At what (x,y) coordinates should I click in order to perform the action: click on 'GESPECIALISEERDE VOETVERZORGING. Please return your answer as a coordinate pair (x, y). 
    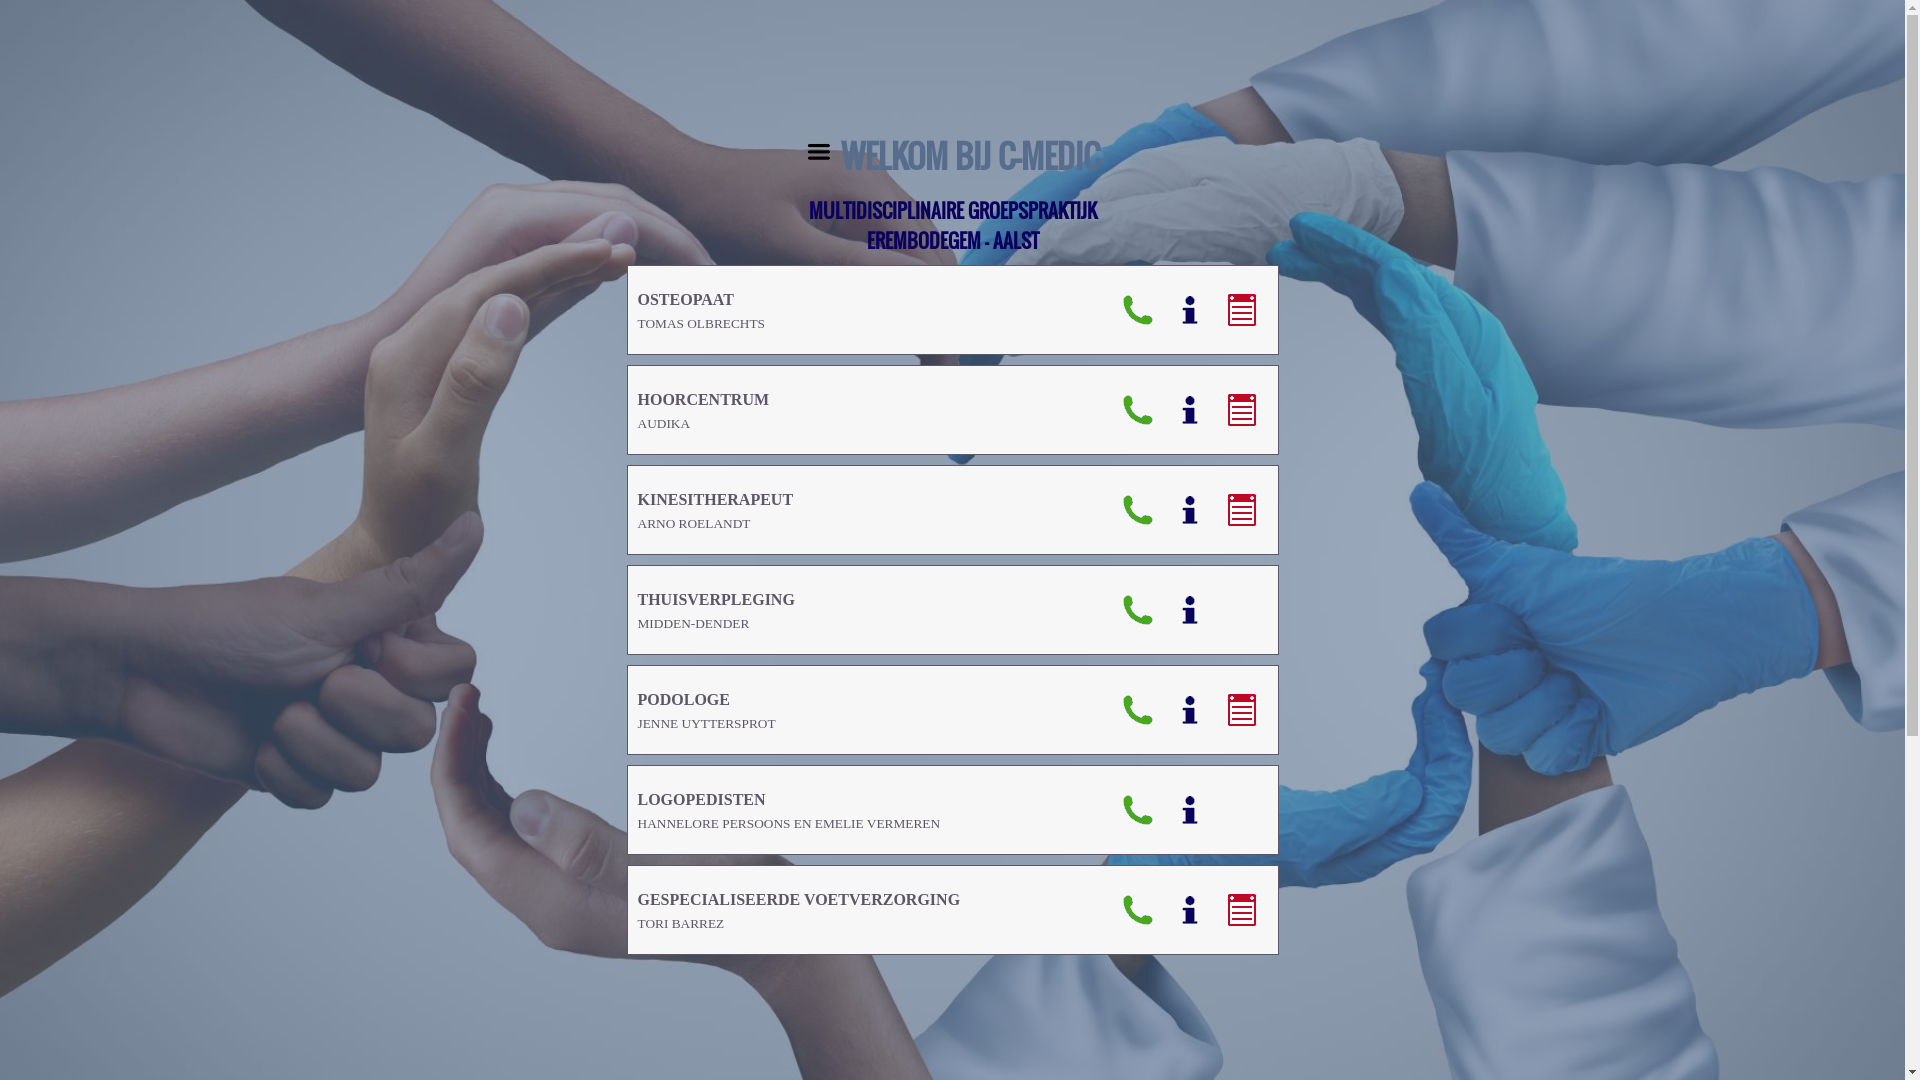
    Looking at the image, I should click on (798, 910).